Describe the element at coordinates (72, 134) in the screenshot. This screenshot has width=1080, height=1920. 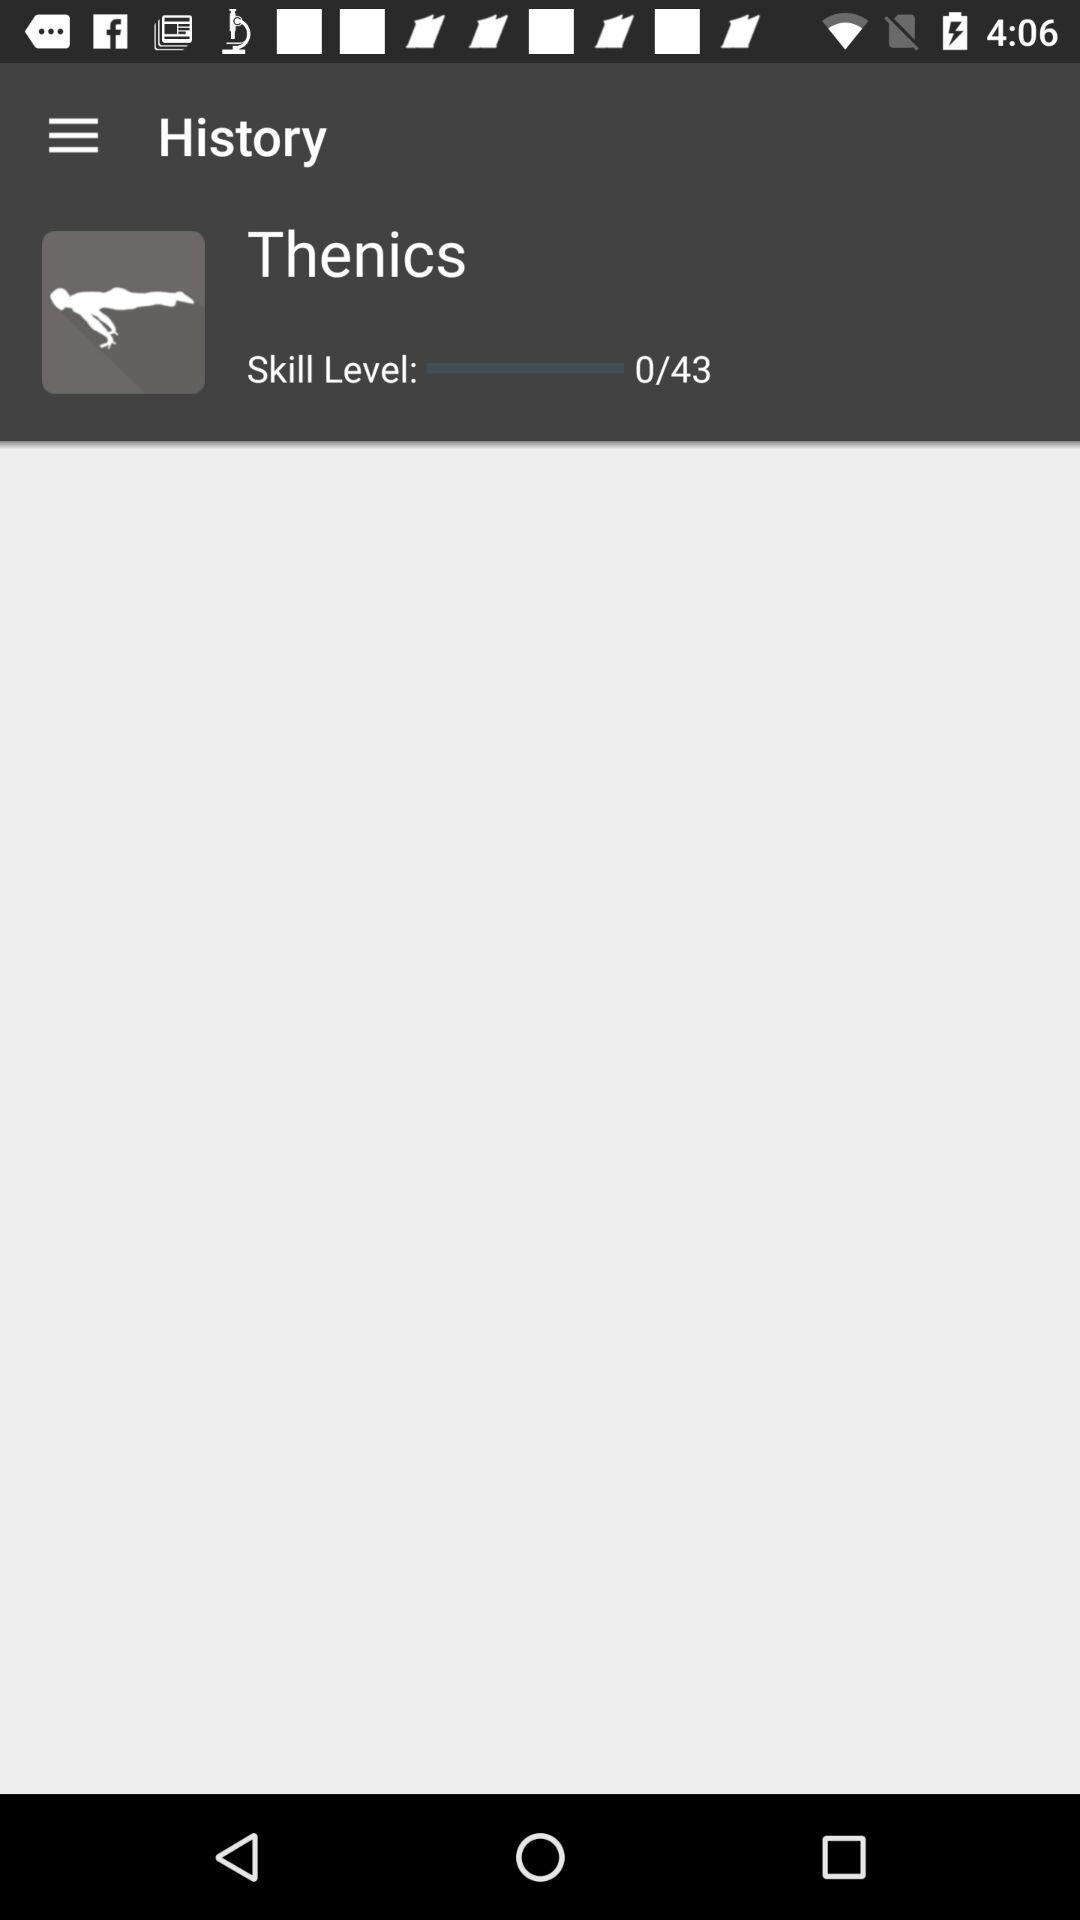
I see `the app to the left of the history` at that location.